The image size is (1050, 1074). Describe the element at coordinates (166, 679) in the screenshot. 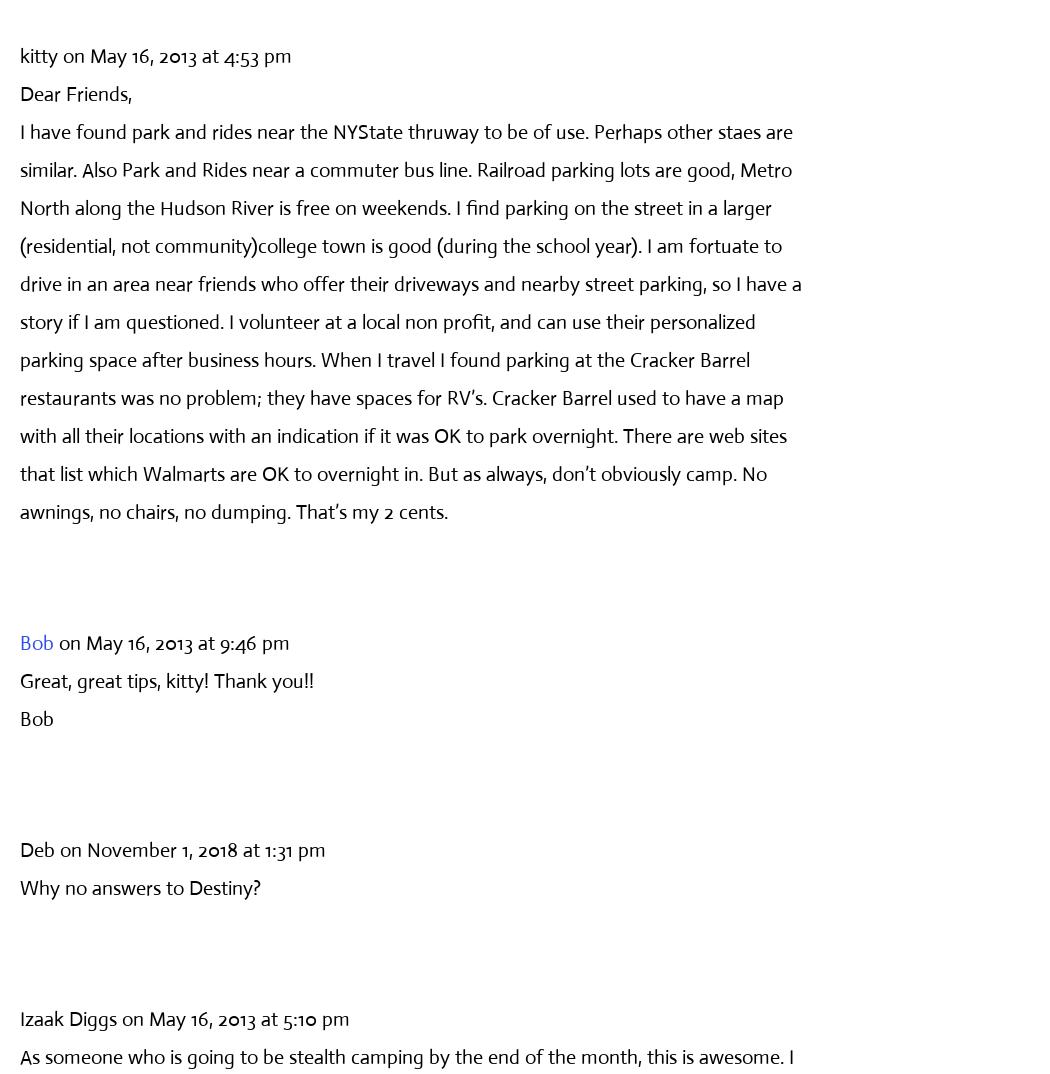

I see `'Great, great tips, kitty! Thank you!!'` at that location.